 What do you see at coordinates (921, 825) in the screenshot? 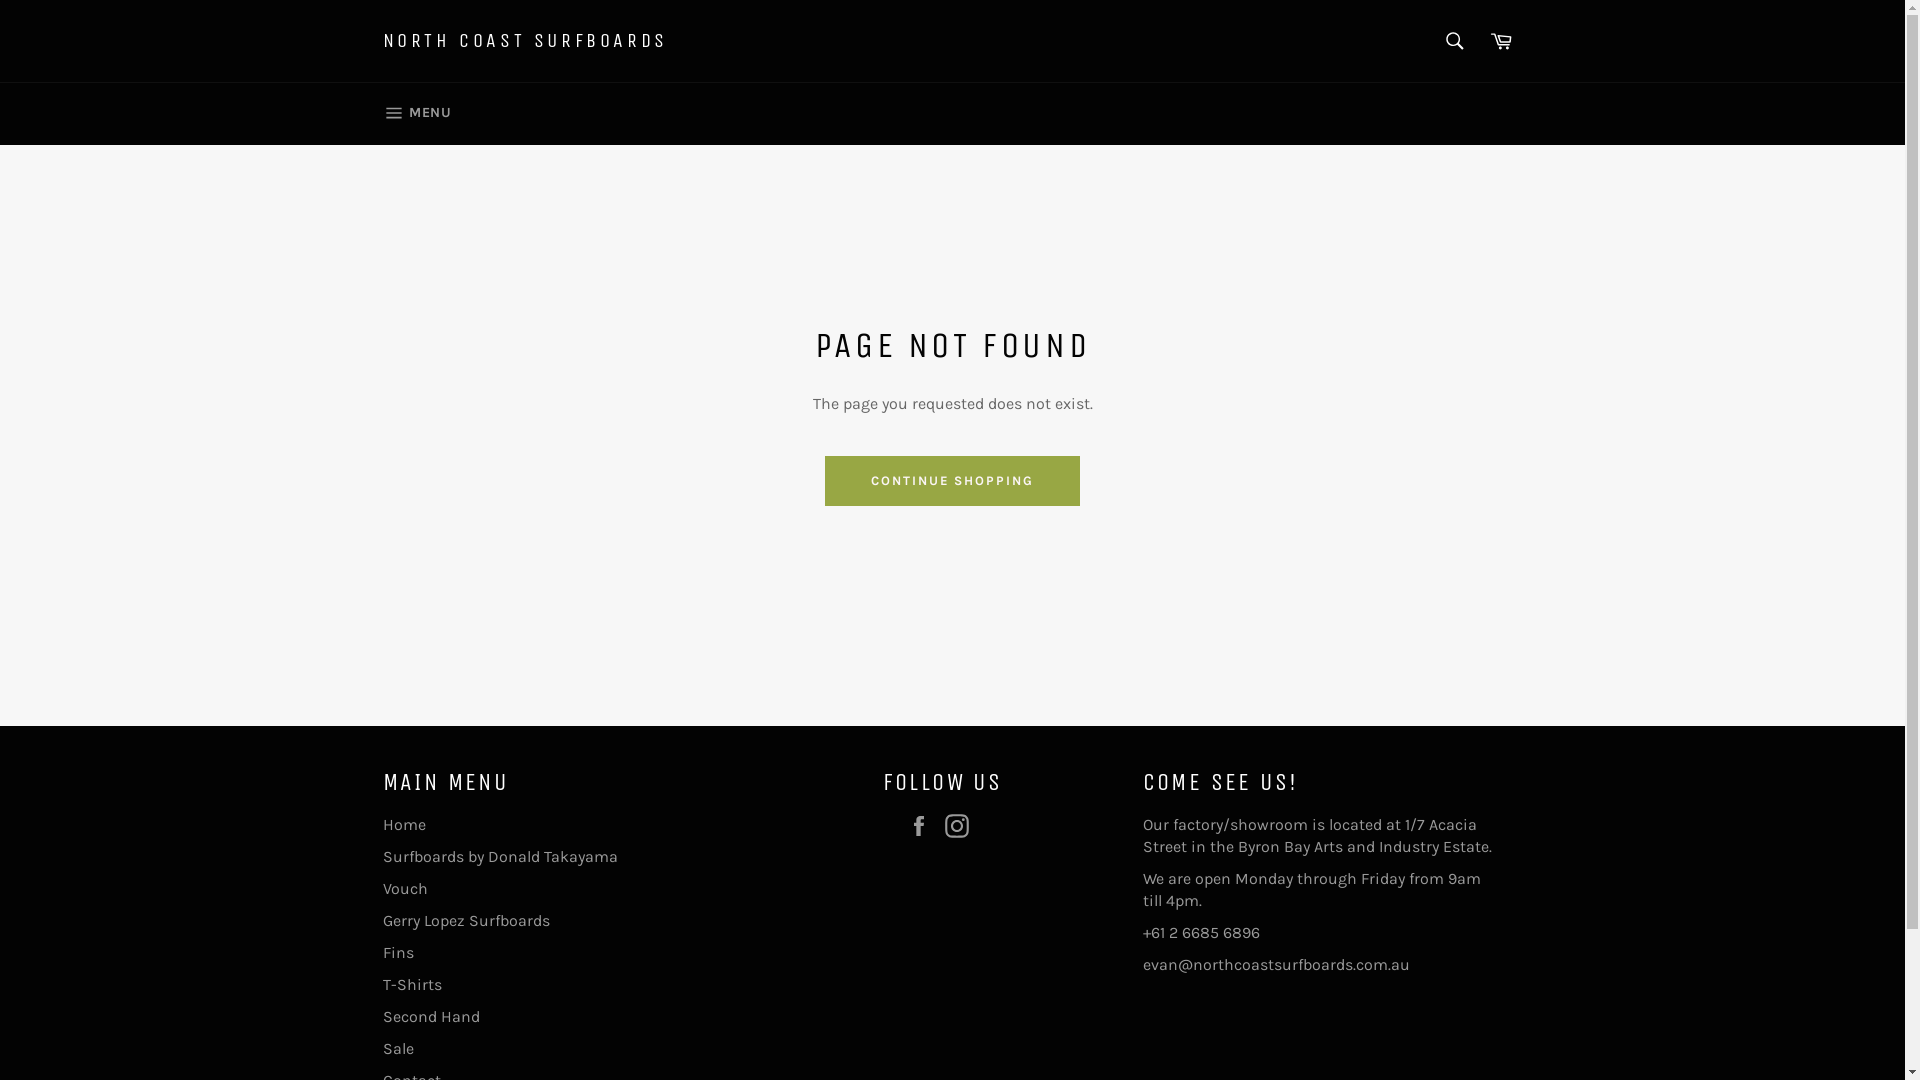
I see `'Facebook'` at bounding box center [921, 825].